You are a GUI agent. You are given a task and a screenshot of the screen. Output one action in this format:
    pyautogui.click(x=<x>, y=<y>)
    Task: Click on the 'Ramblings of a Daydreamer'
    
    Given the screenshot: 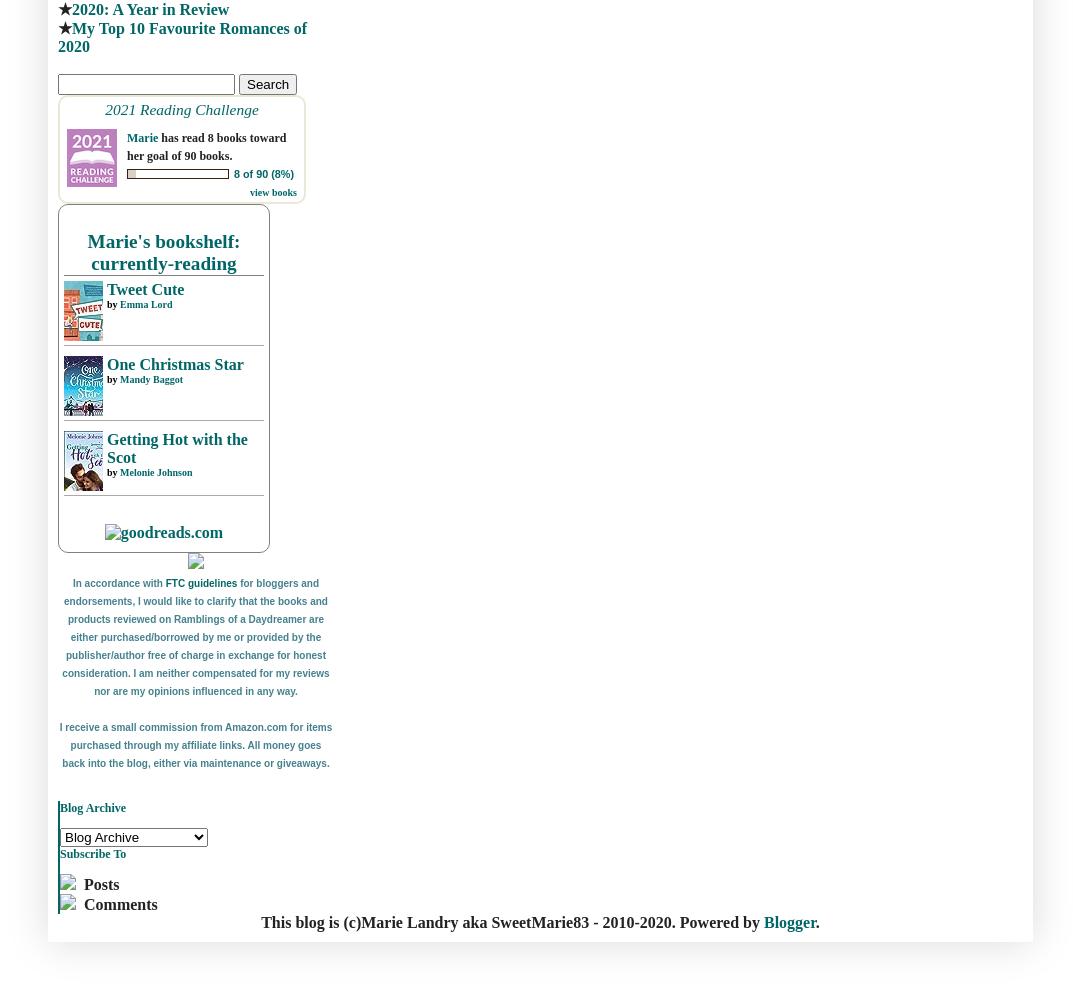 What is the action you would take?
    pyautogui.click(x=173, y=619)
    